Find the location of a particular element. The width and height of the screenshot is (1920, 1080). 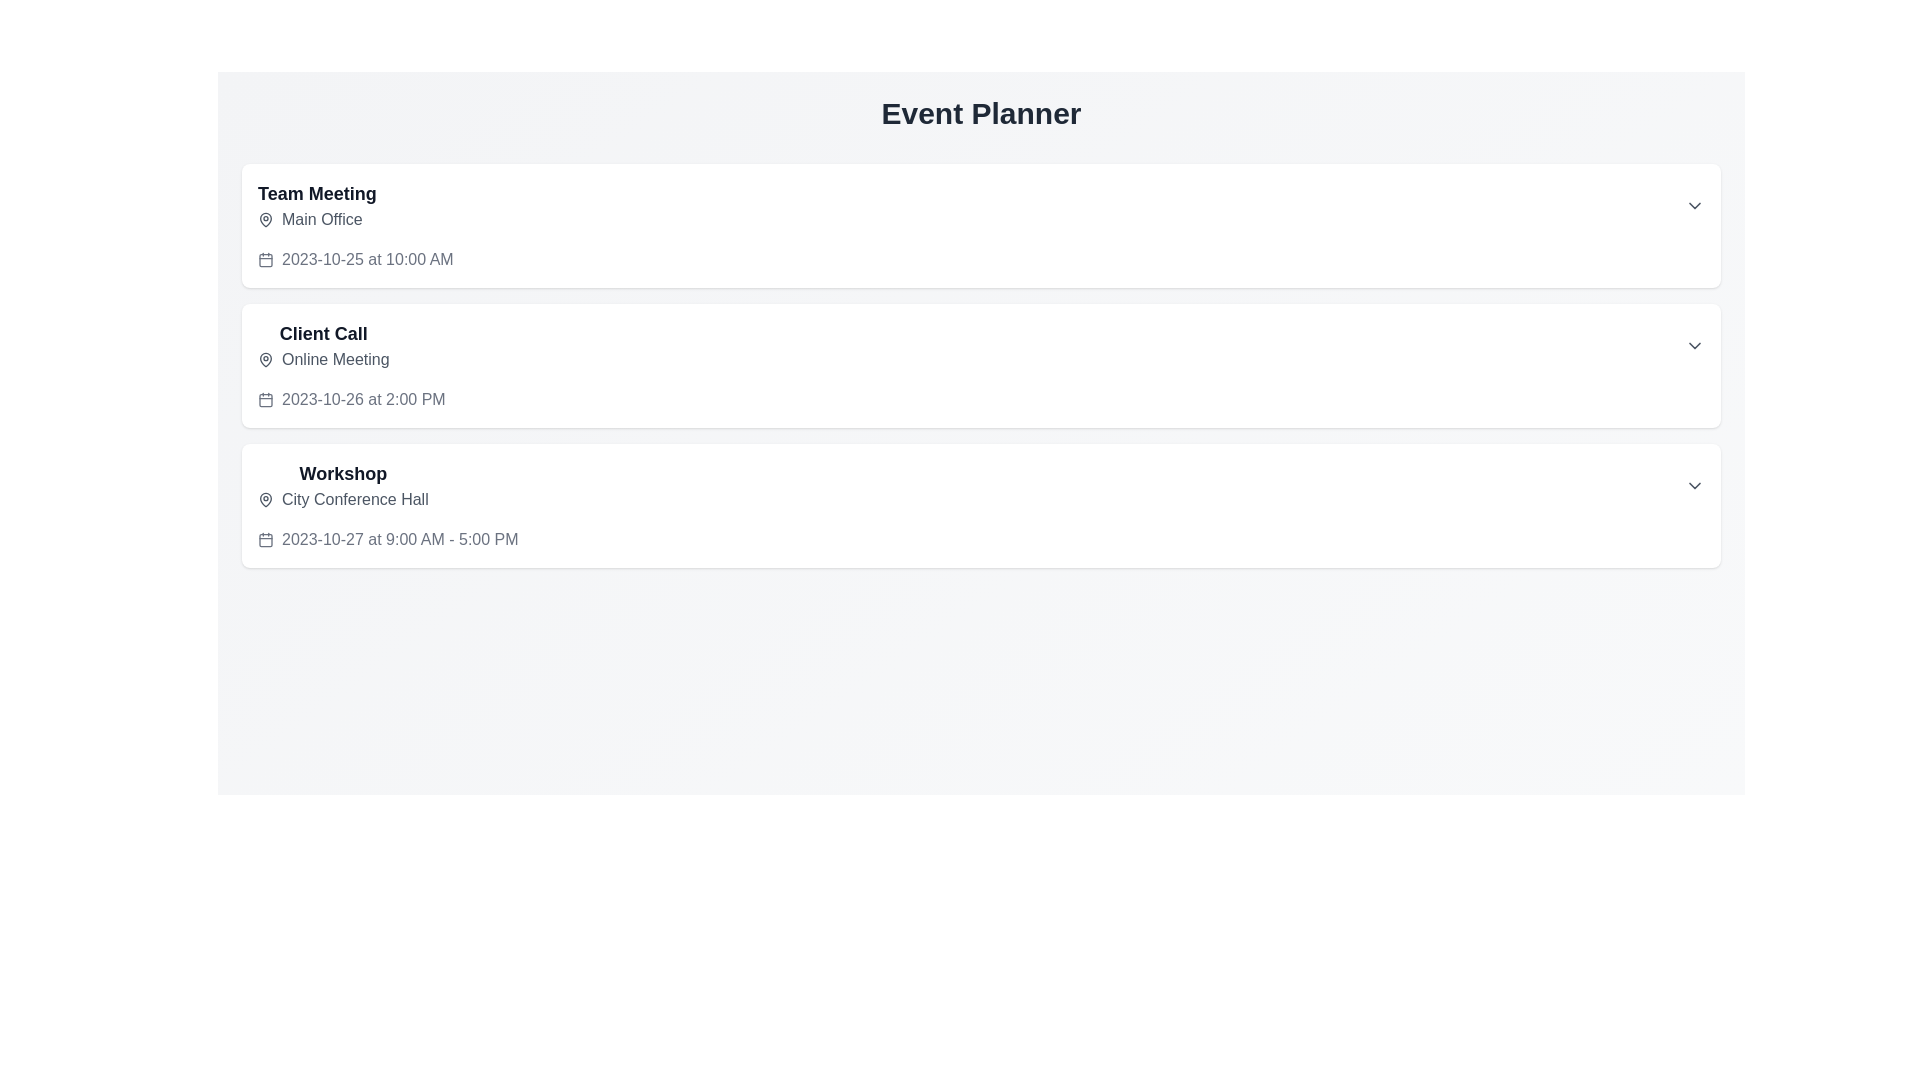

the visual details of the red square icon with rounded corners located at the bottom-right corner of the calendar-like icon structure near the 'Workshop' event section is located at coordinates (264, 540).